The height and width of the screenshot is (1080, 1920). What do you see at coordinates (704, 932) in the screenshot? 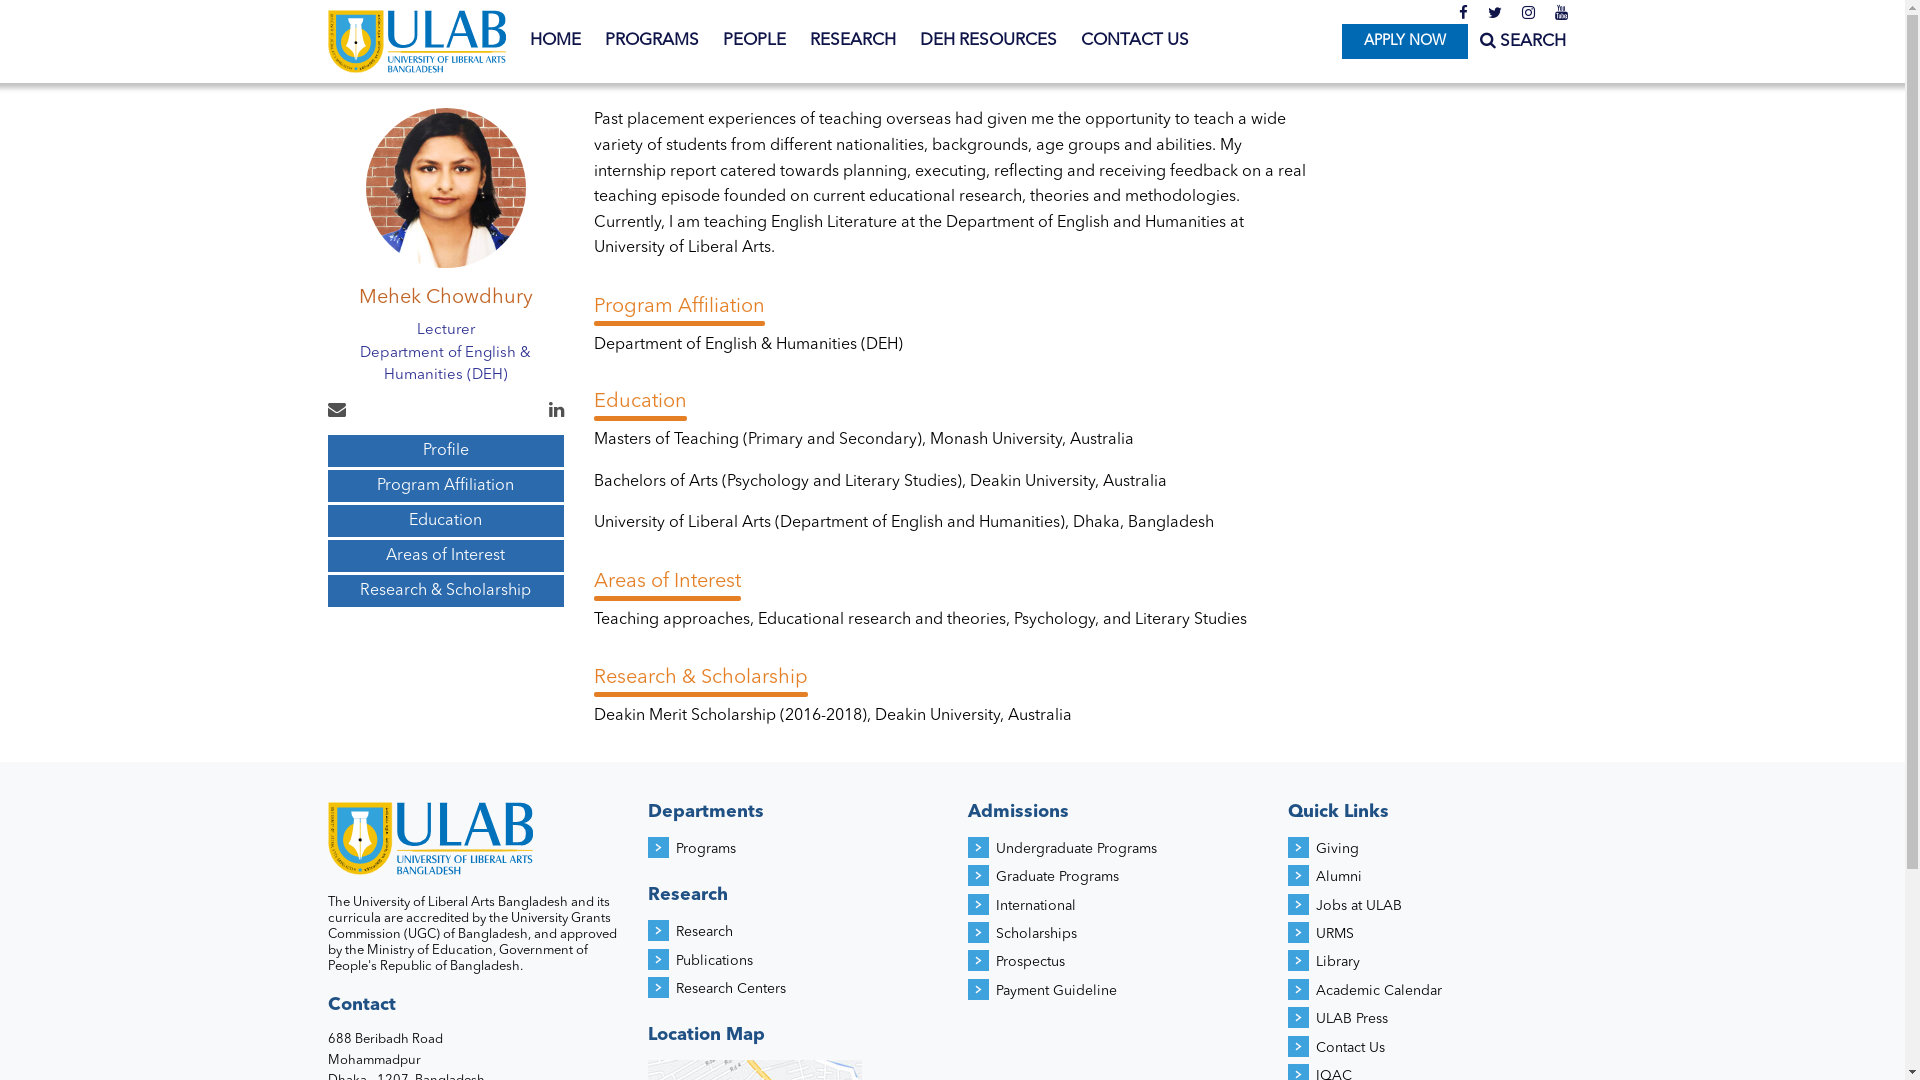
I see `'Research'` at bounding box center [704, 932].